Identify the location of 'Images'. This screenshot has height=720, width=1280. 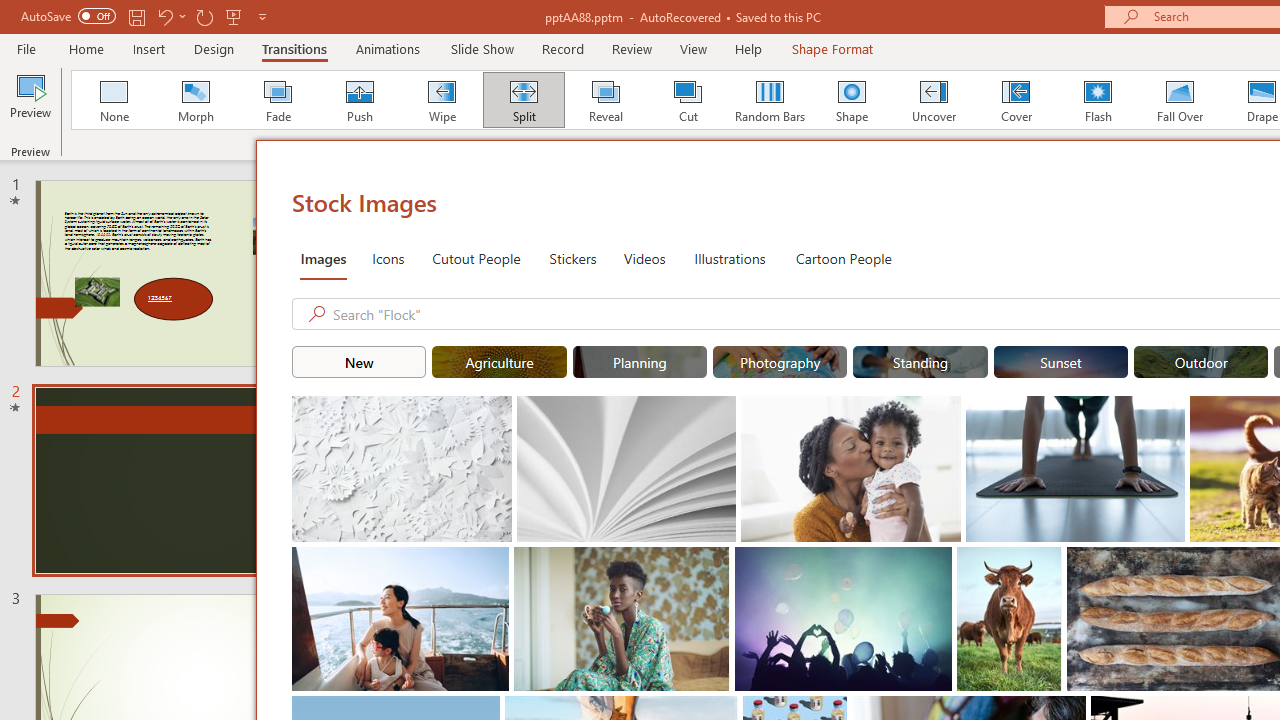
(323, 257).